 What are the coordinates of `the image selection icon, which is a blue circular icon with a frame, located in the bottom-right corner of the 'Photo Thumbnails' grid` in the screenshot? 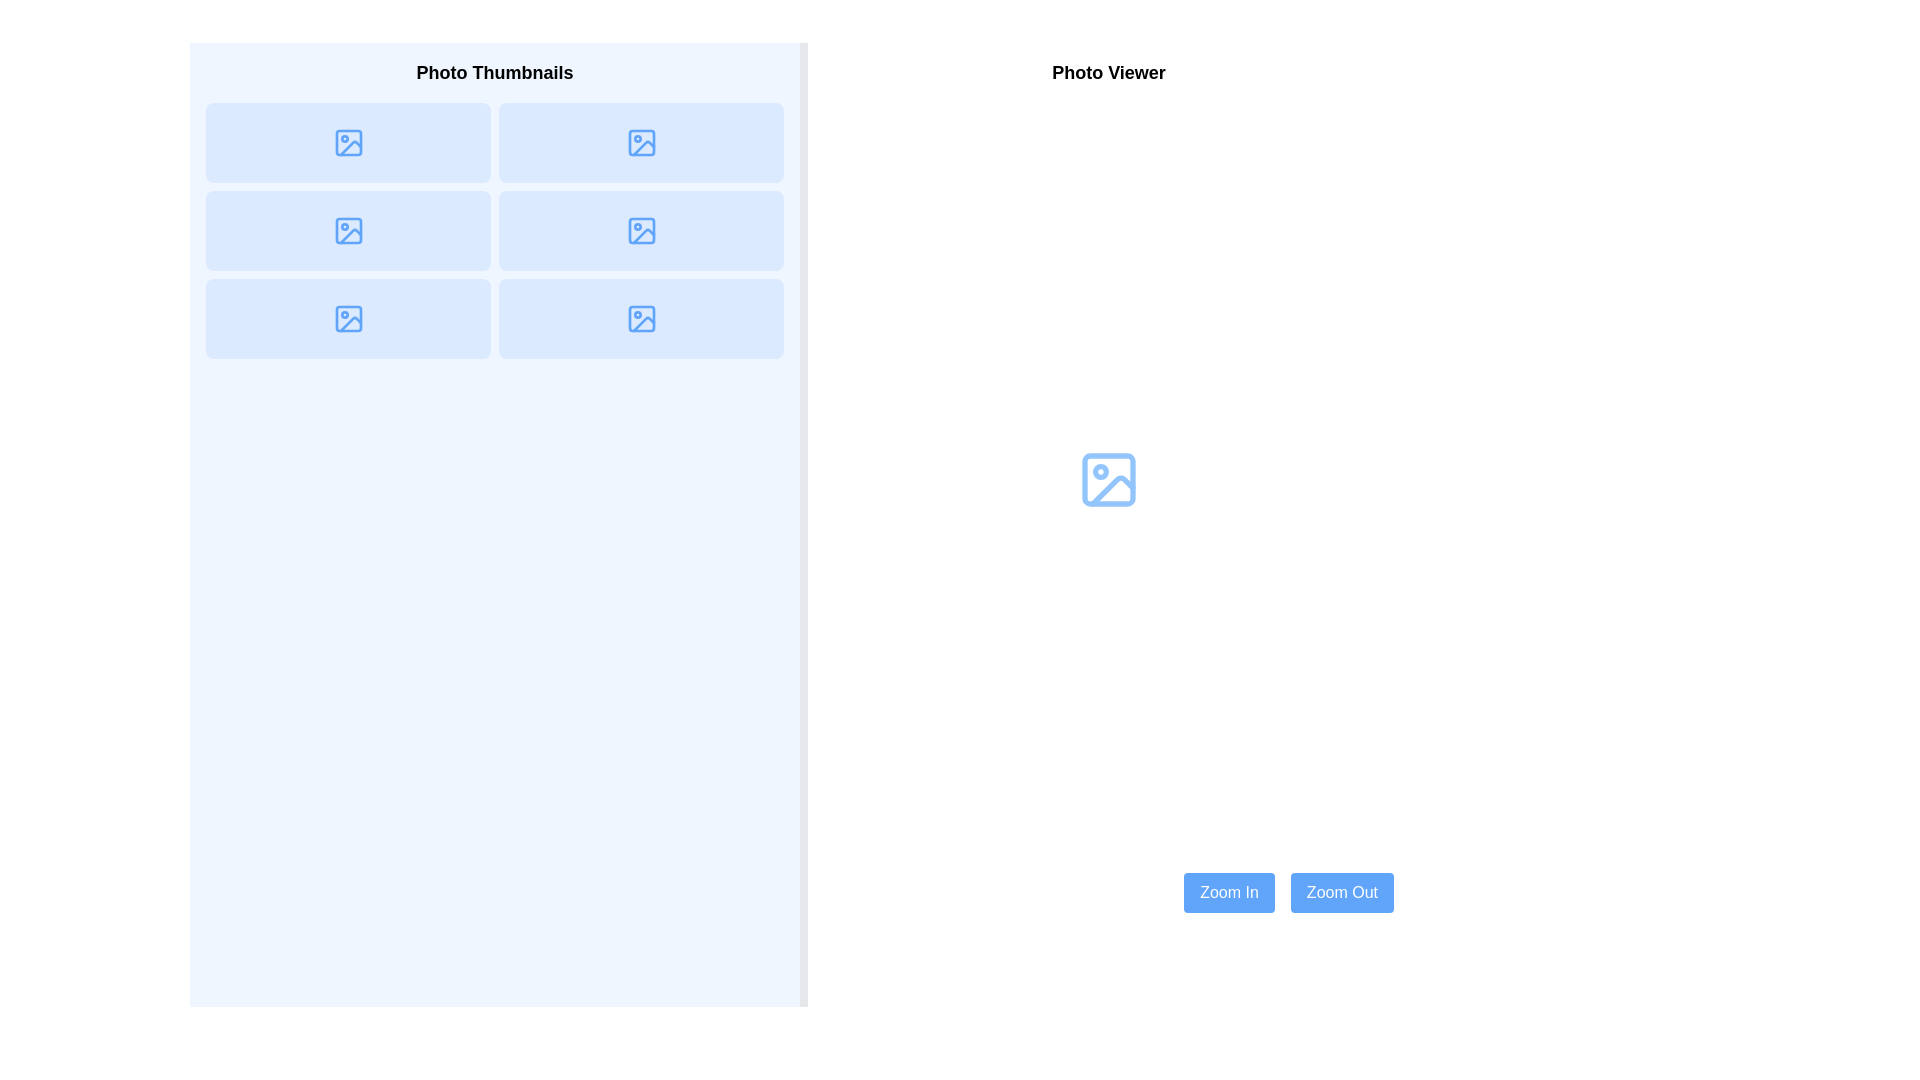 It's located at (641, 318).